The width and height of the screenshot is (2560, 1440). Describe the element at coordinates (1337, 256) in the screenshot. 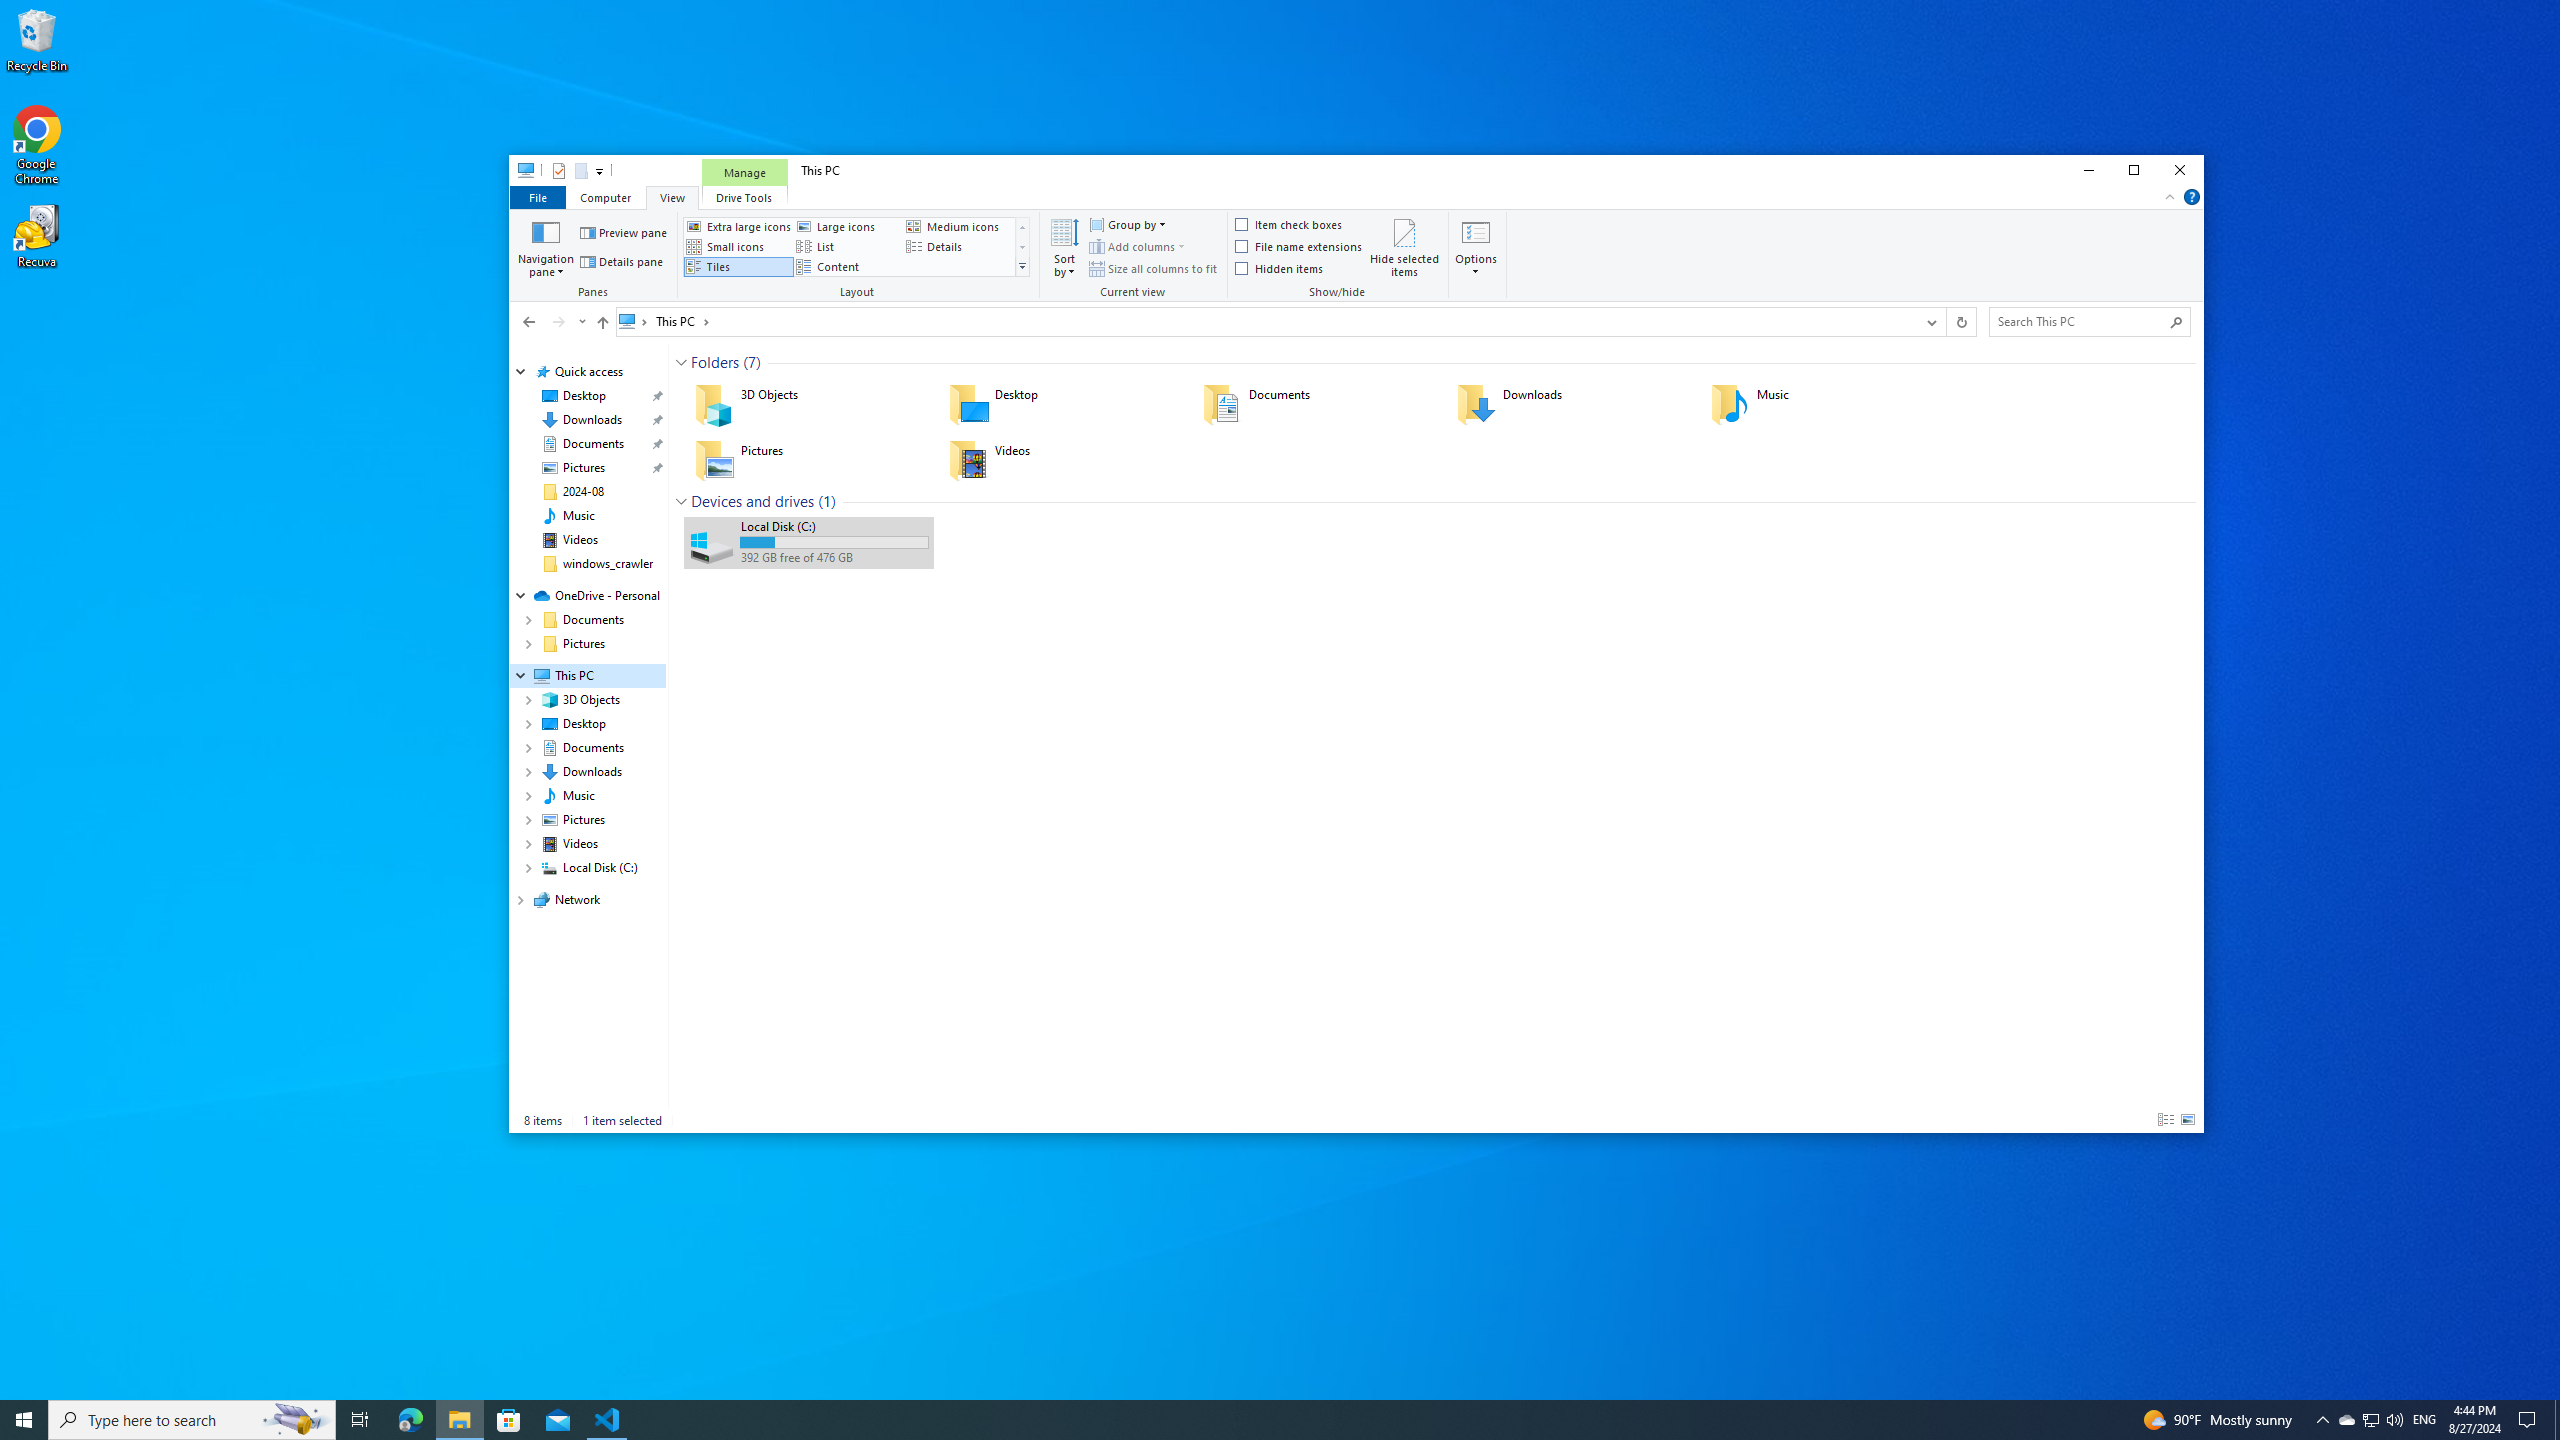

I see `'Show/hide'` at that location.